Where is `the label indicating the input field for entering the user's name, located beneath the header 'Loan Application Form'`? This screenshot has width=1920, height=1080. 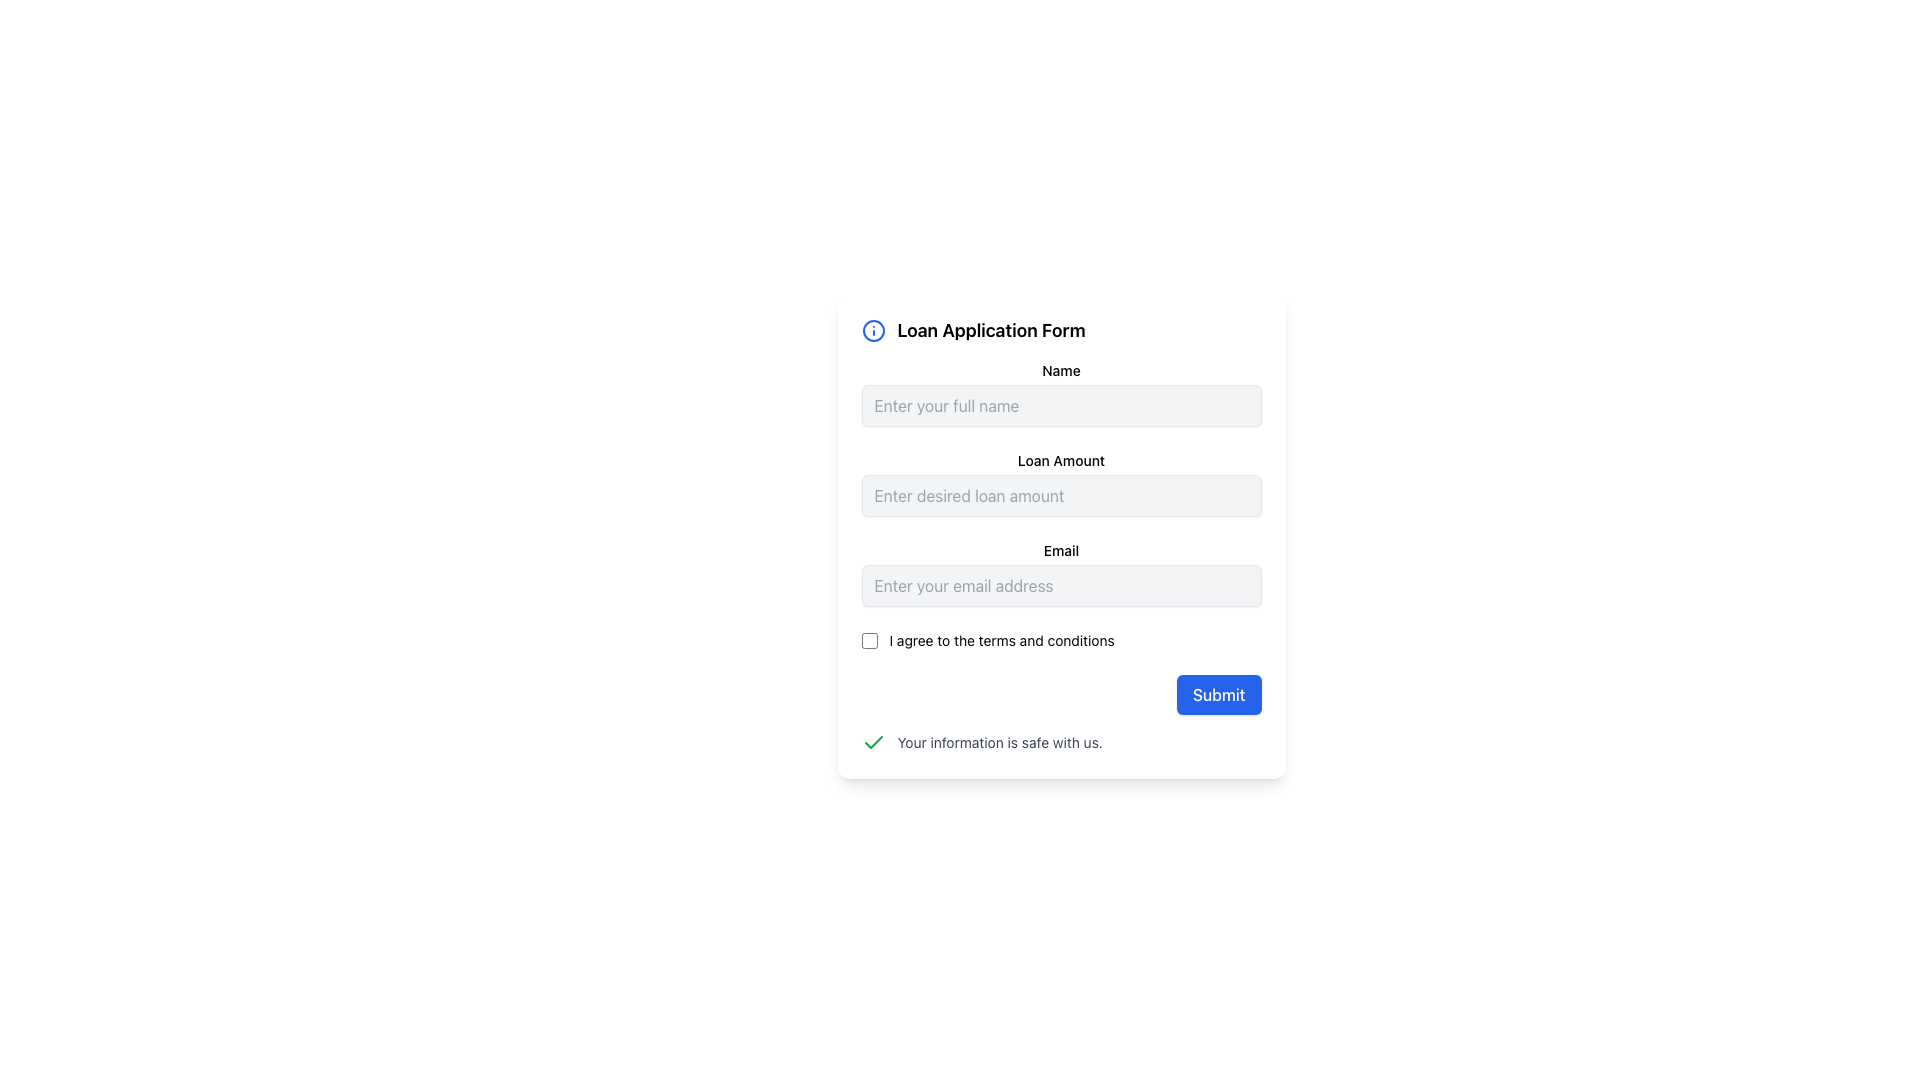
the label indicating the input field for entering the user's name, located beneath the header 'Loan Application Form' is located at coordinates (1060, 370).